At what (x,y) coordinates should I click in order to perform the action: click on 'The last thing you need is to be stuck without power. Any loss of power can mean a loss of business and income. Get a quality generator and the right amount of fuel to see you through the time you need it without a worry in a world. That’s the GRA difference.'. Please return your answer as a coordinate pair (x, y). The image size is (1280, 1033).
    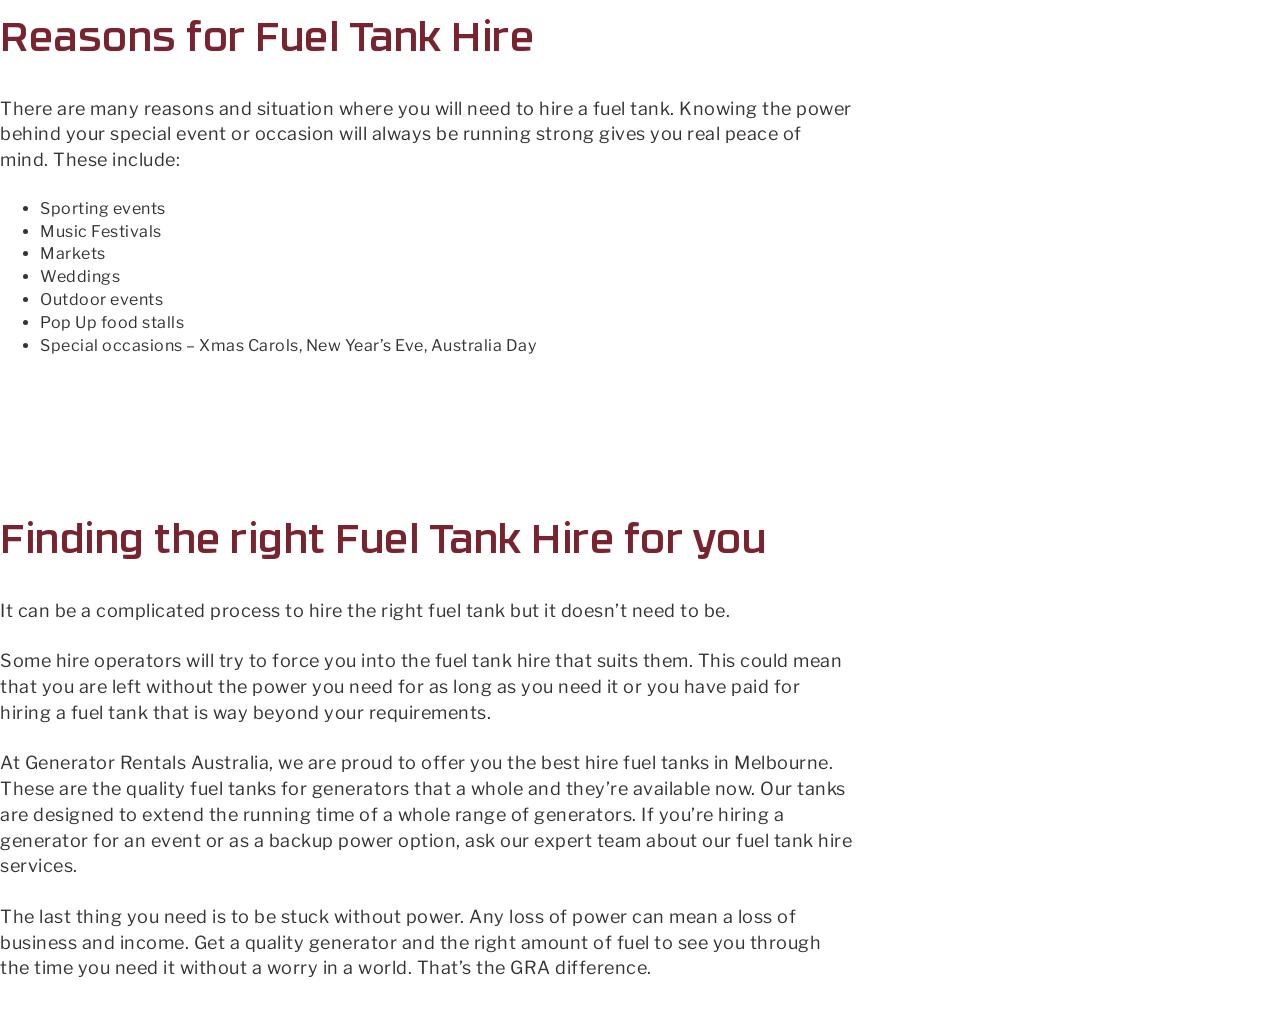
    Looking at the image, I should click on (409, 940).